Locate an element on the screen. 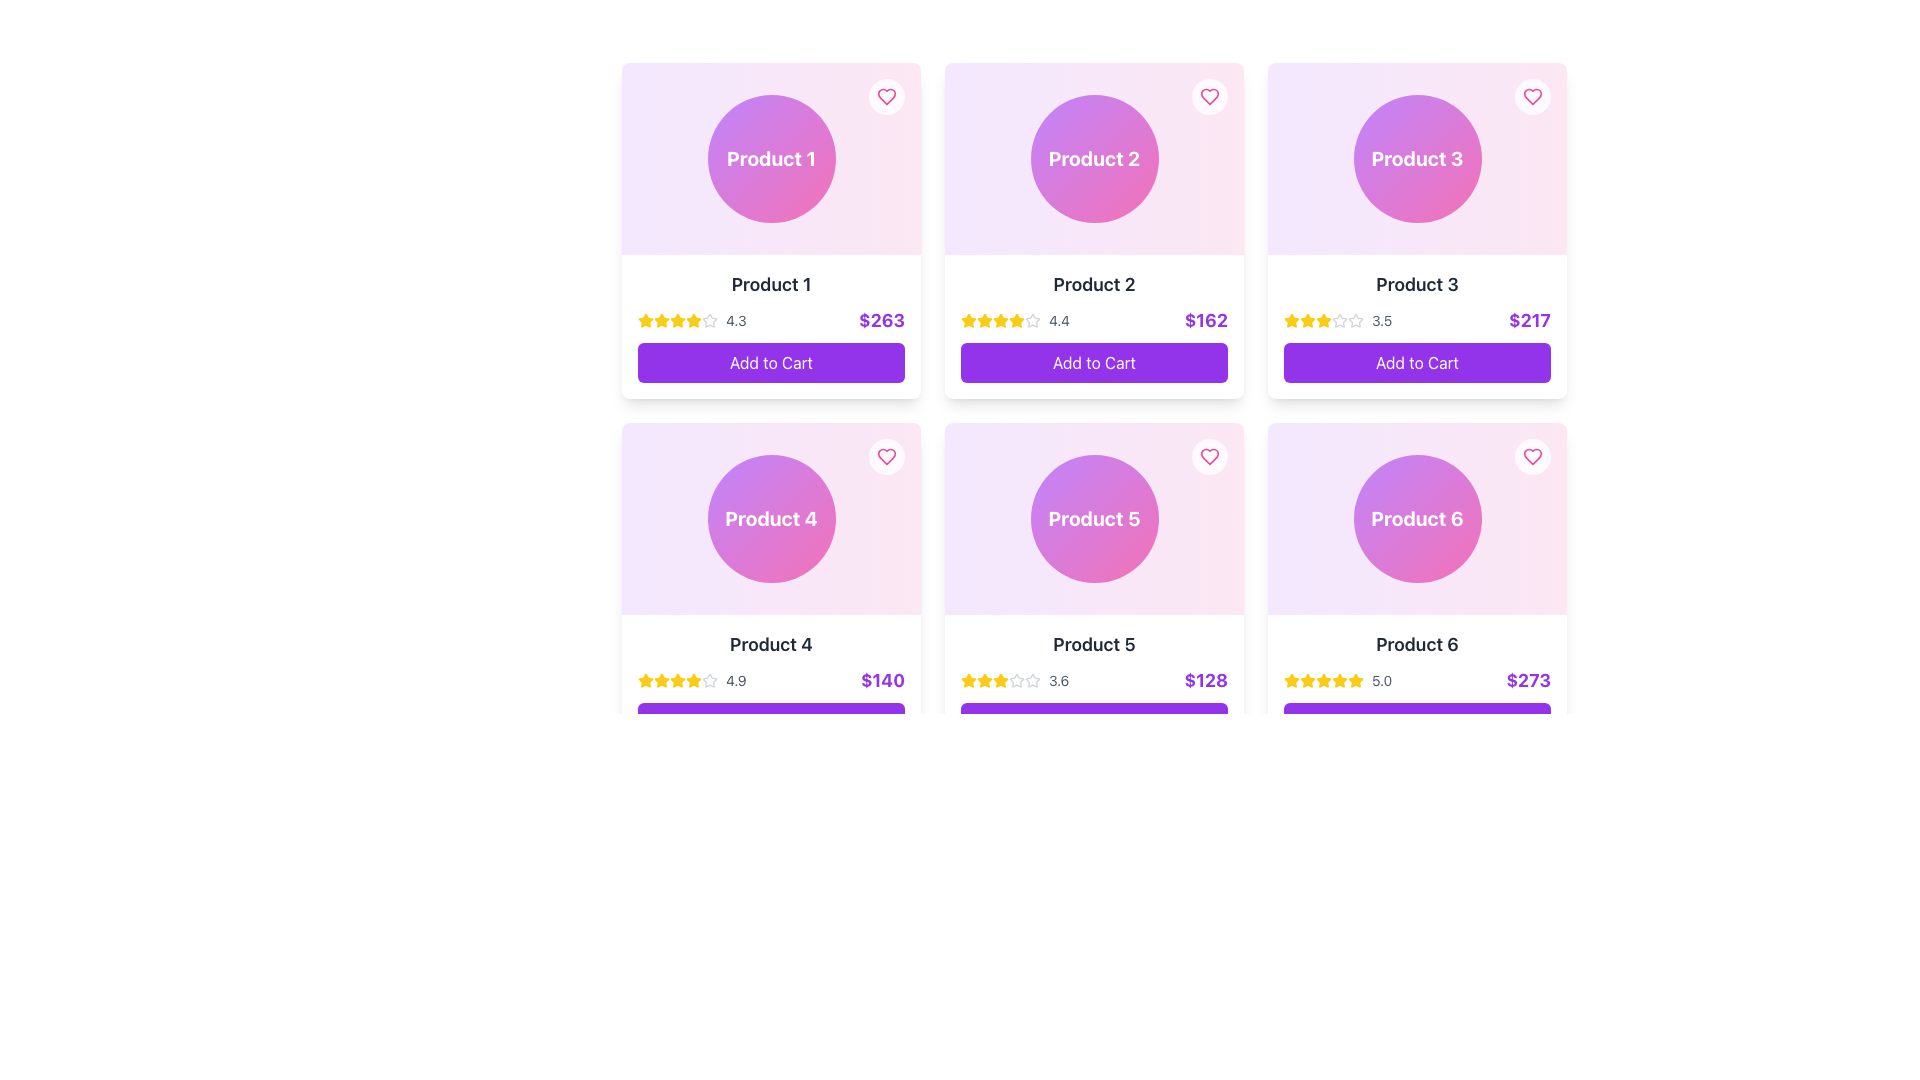  text element displaying '4.4' in light gray font, located below the product name and above the pricing in the card for 'Product 2', adjacent to the star rating icons is located at coordinates (1058, 319).